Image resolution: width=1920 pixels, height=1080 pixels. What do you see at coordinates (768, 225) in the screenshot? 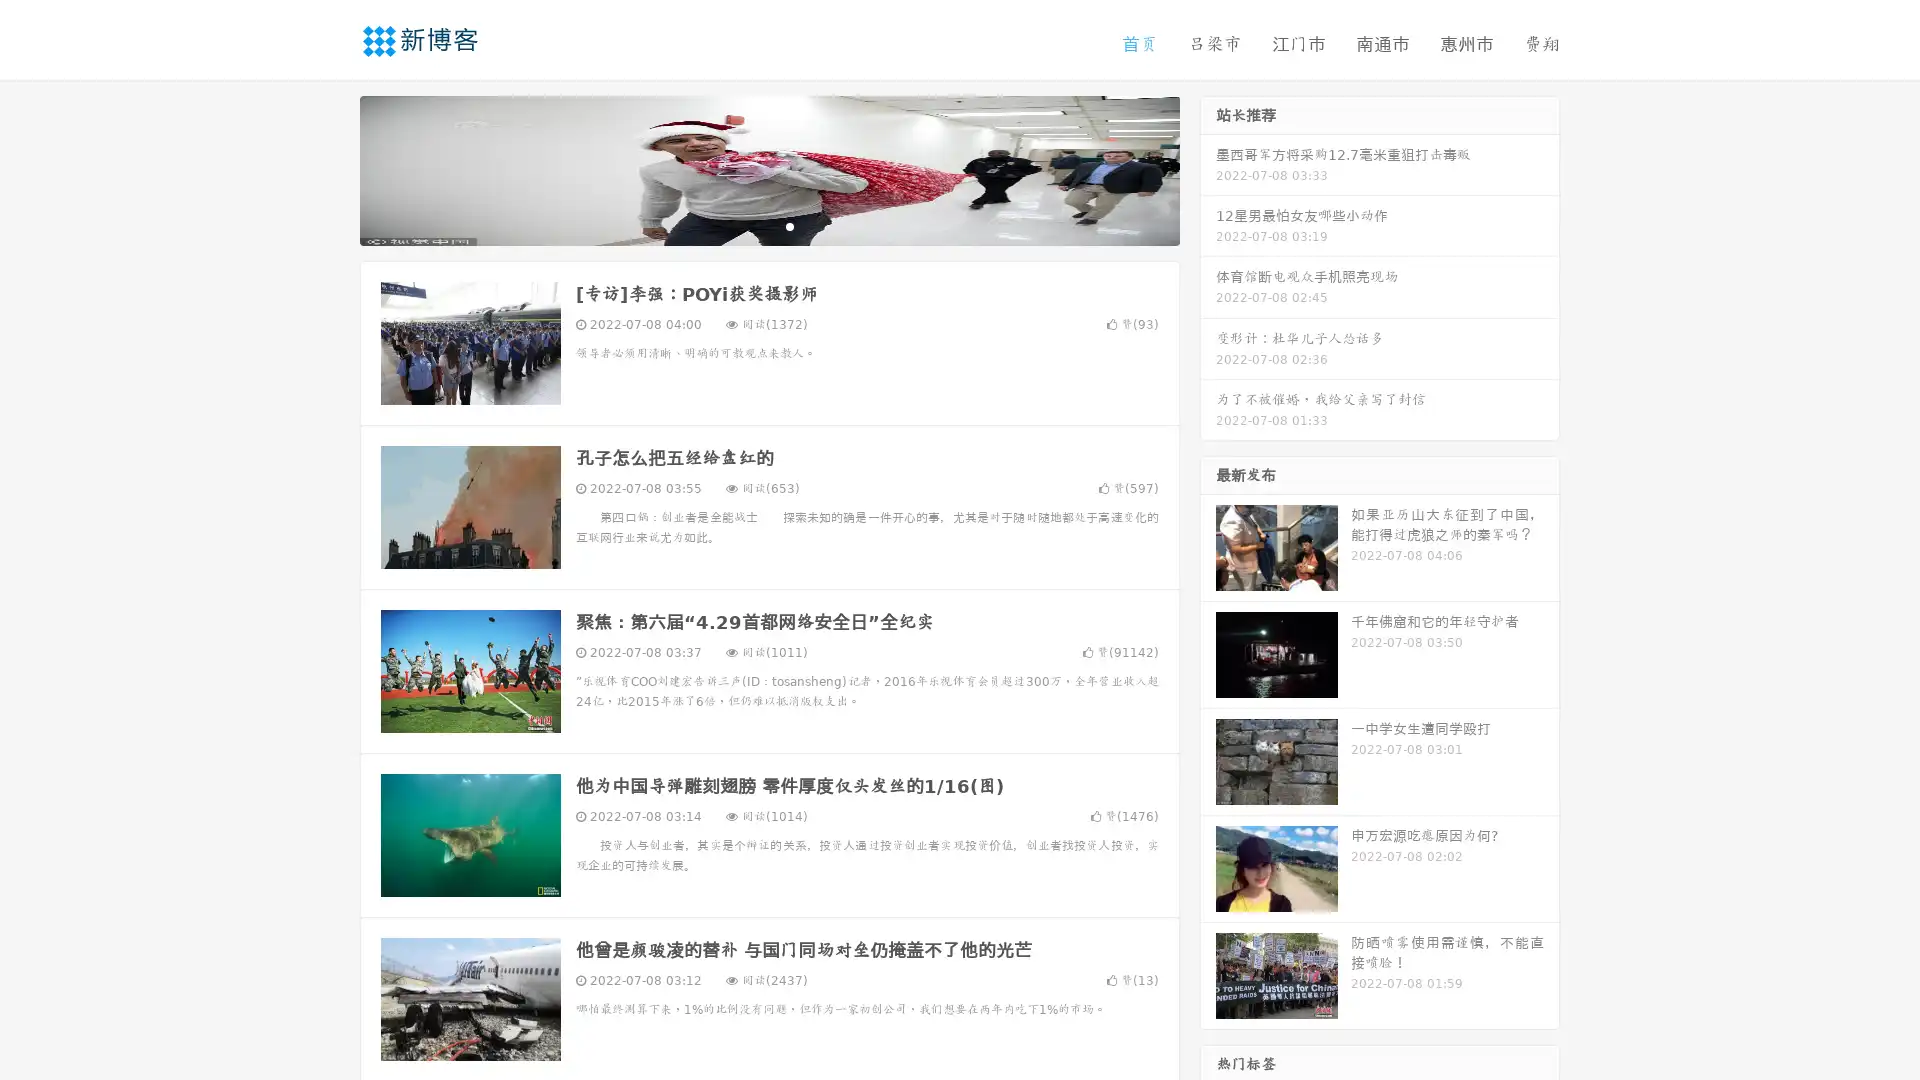
I see `Go to slide 2` at bounding box center [768, 225].